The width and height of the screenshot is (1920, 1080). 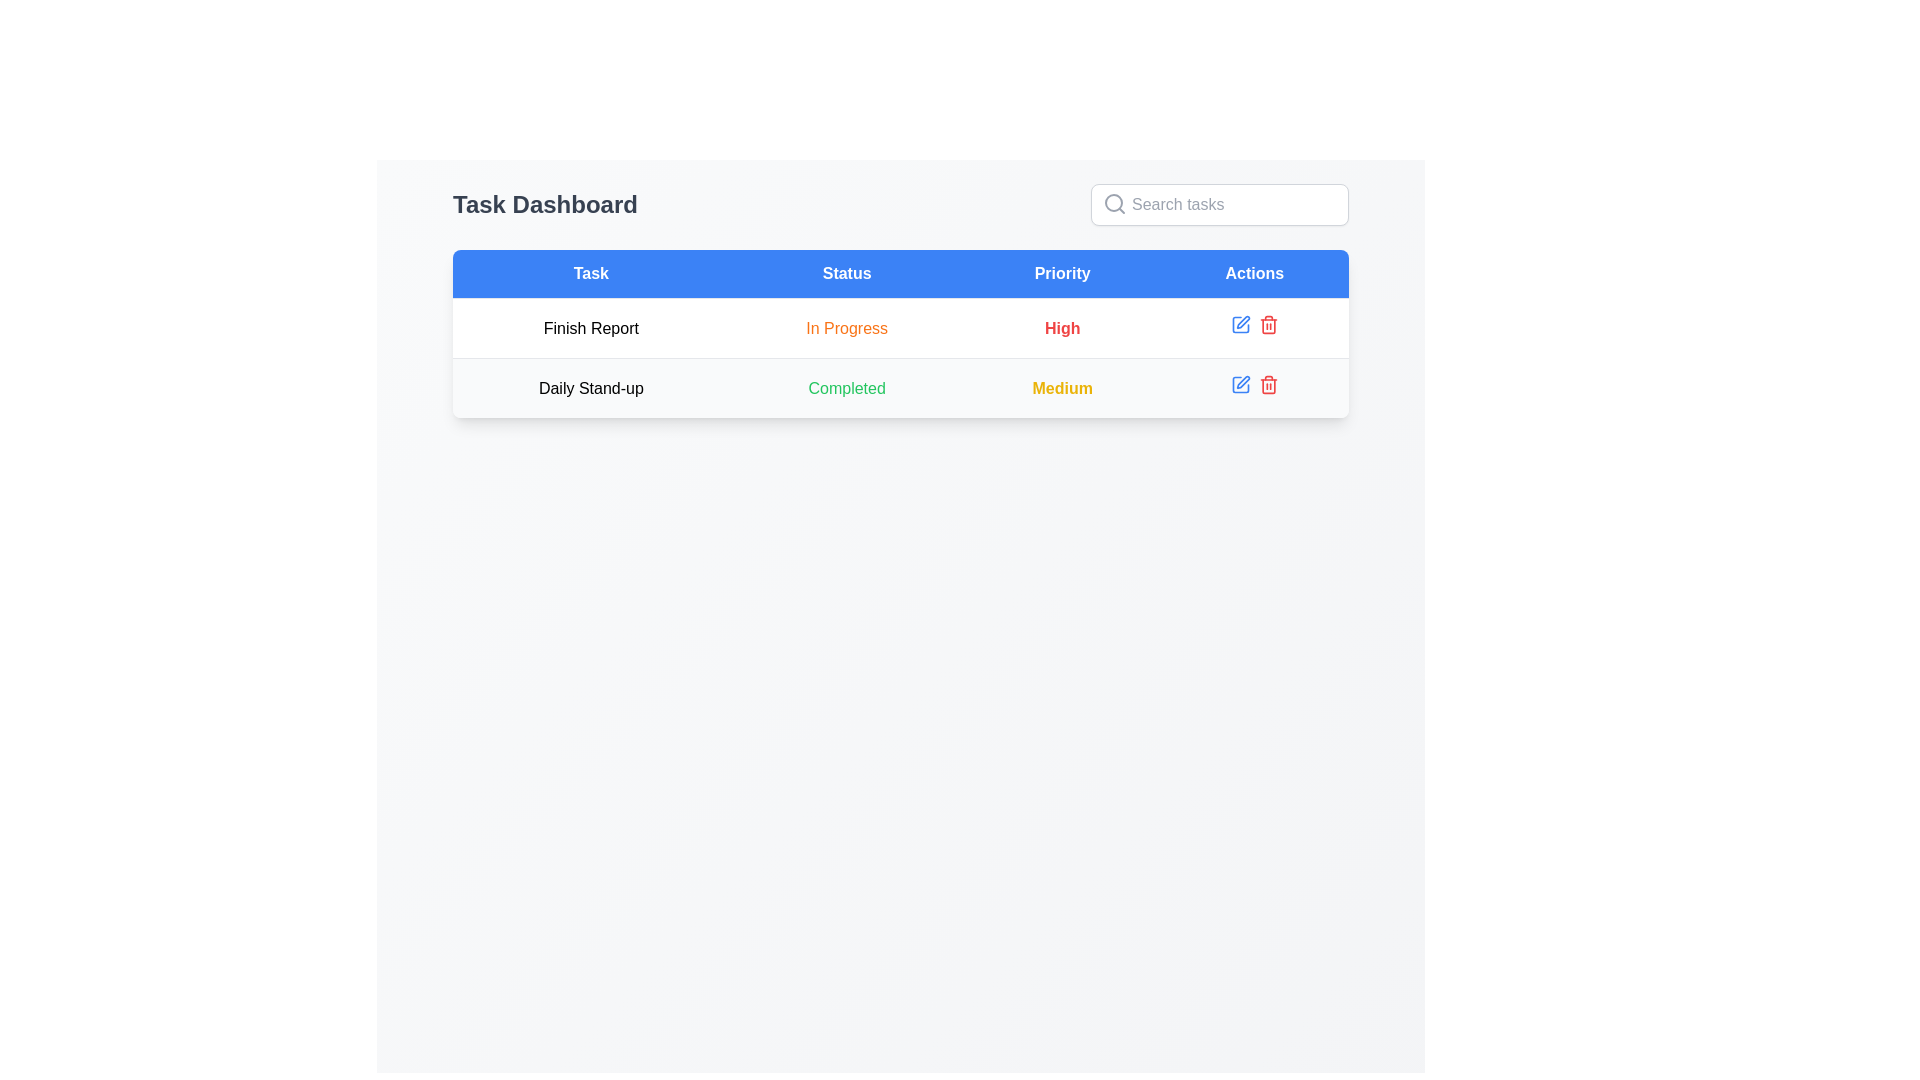 I want to click on the 'Status' header, which is displayed in bold white font on a blue background and is the second header in a row of four at the top of the table, so click(x=847, y=274).